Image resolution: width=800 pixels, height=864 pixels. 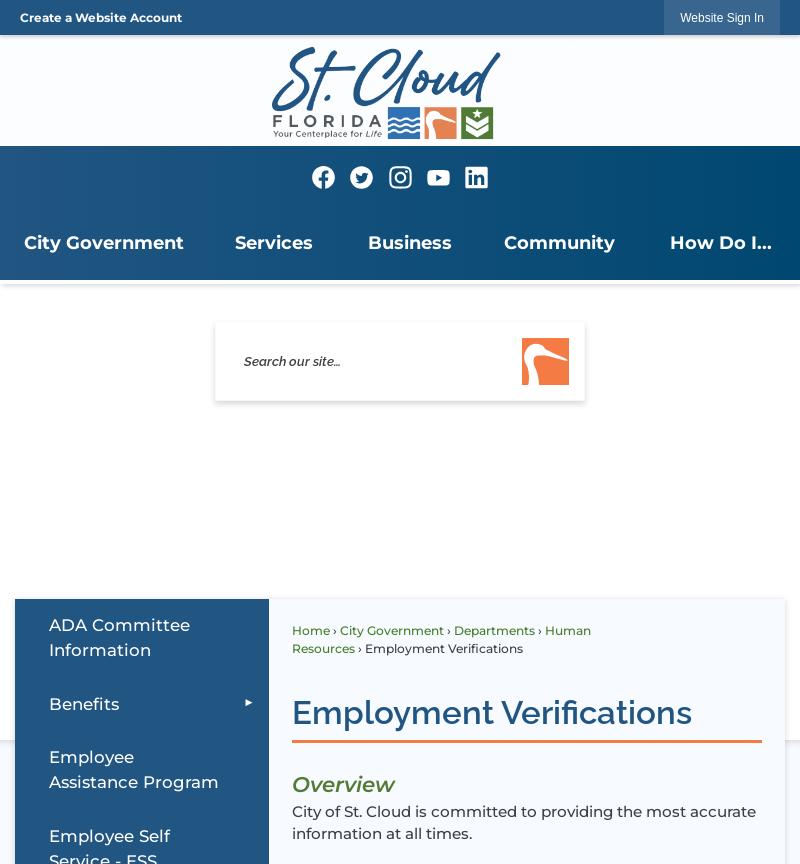 What do you see at coordinates (342, 781) in the screenshot?
I see `'Overview'` at bounding box center [342, 781].